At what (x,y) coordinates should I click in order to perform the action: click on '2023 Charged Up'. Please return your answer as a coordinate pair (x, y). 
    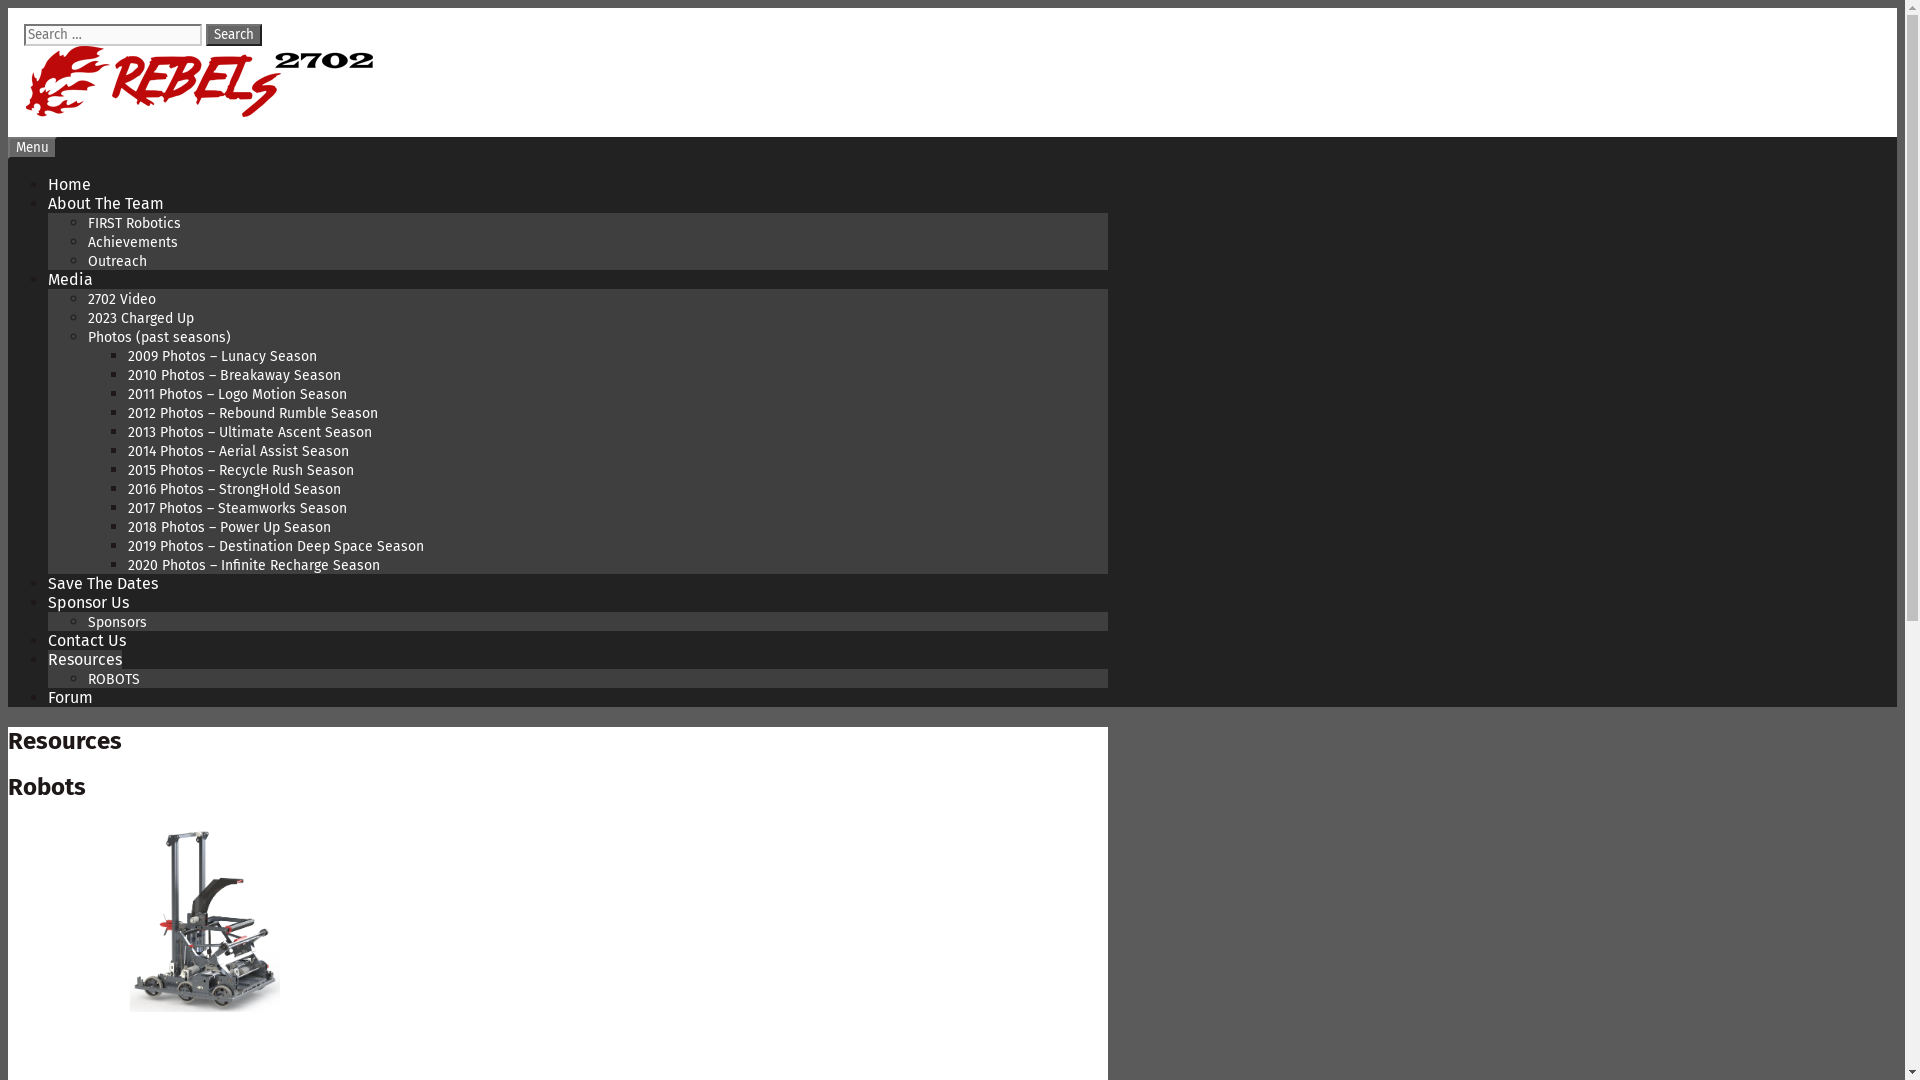
    Looking at the image, I should click on (139, 317).